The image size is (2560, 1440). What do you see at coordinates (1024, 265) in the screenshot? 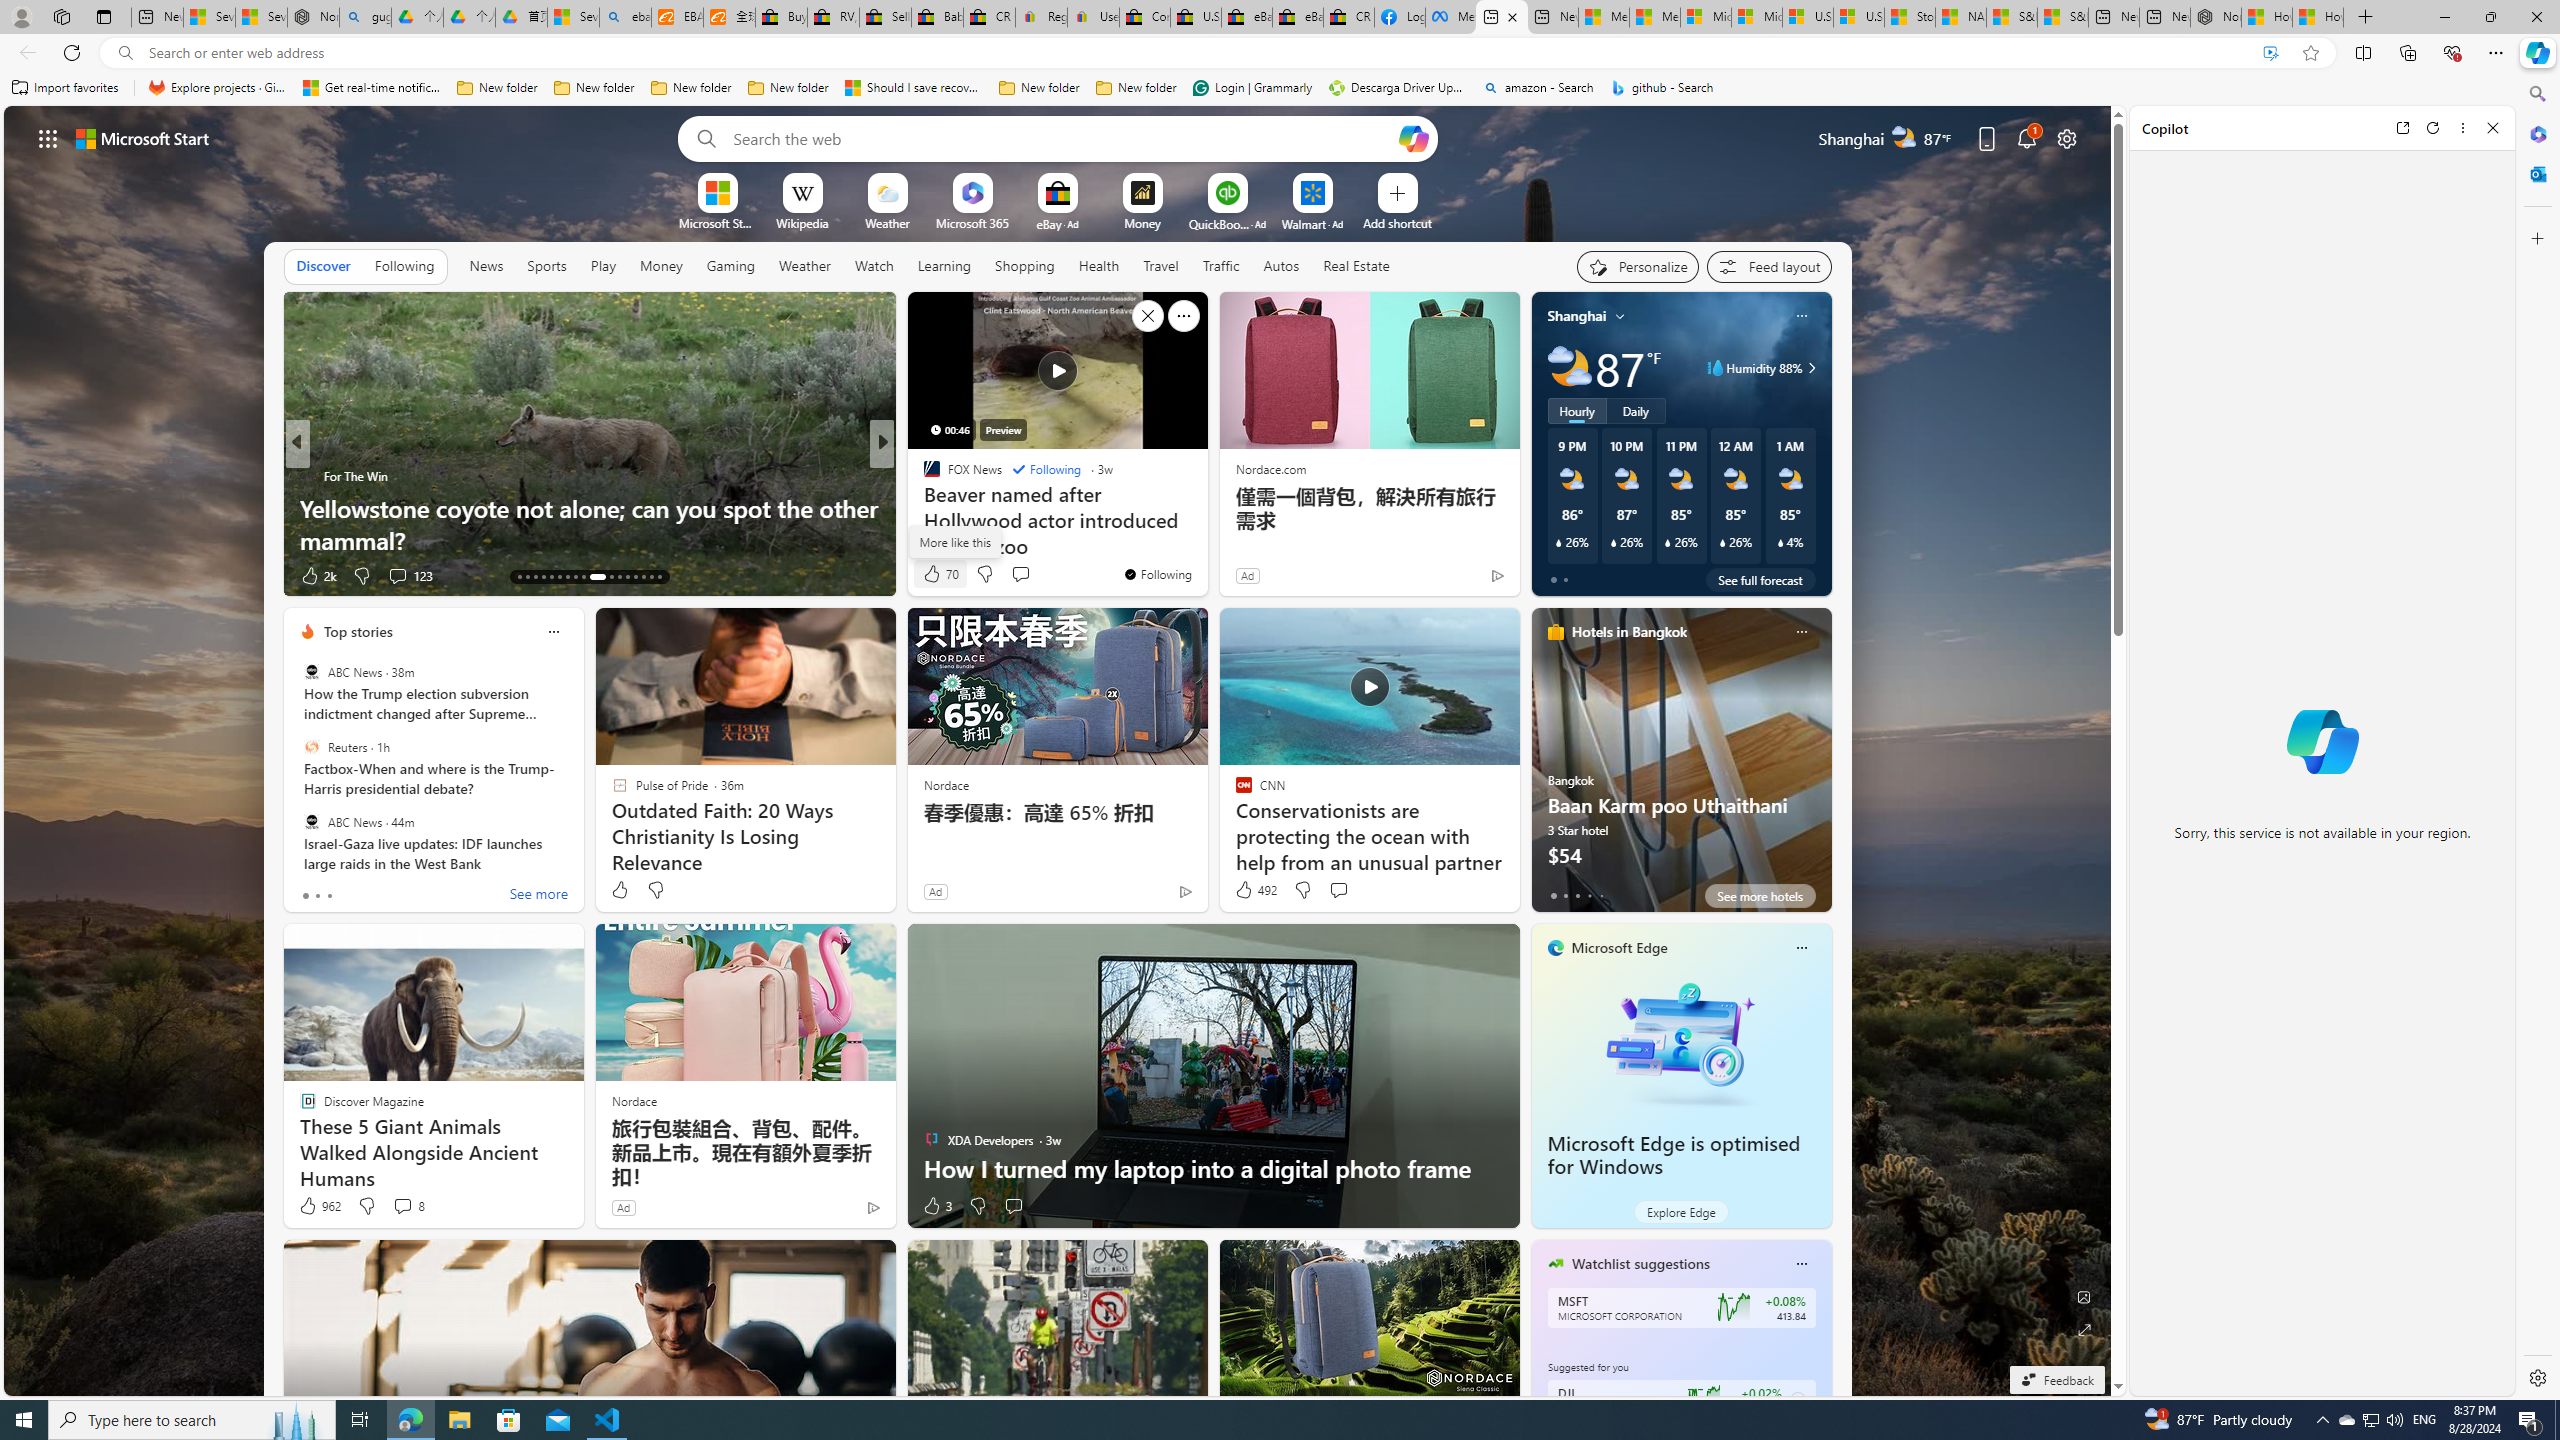
I see `'Shopping'` at bounding box center [1024, 265].